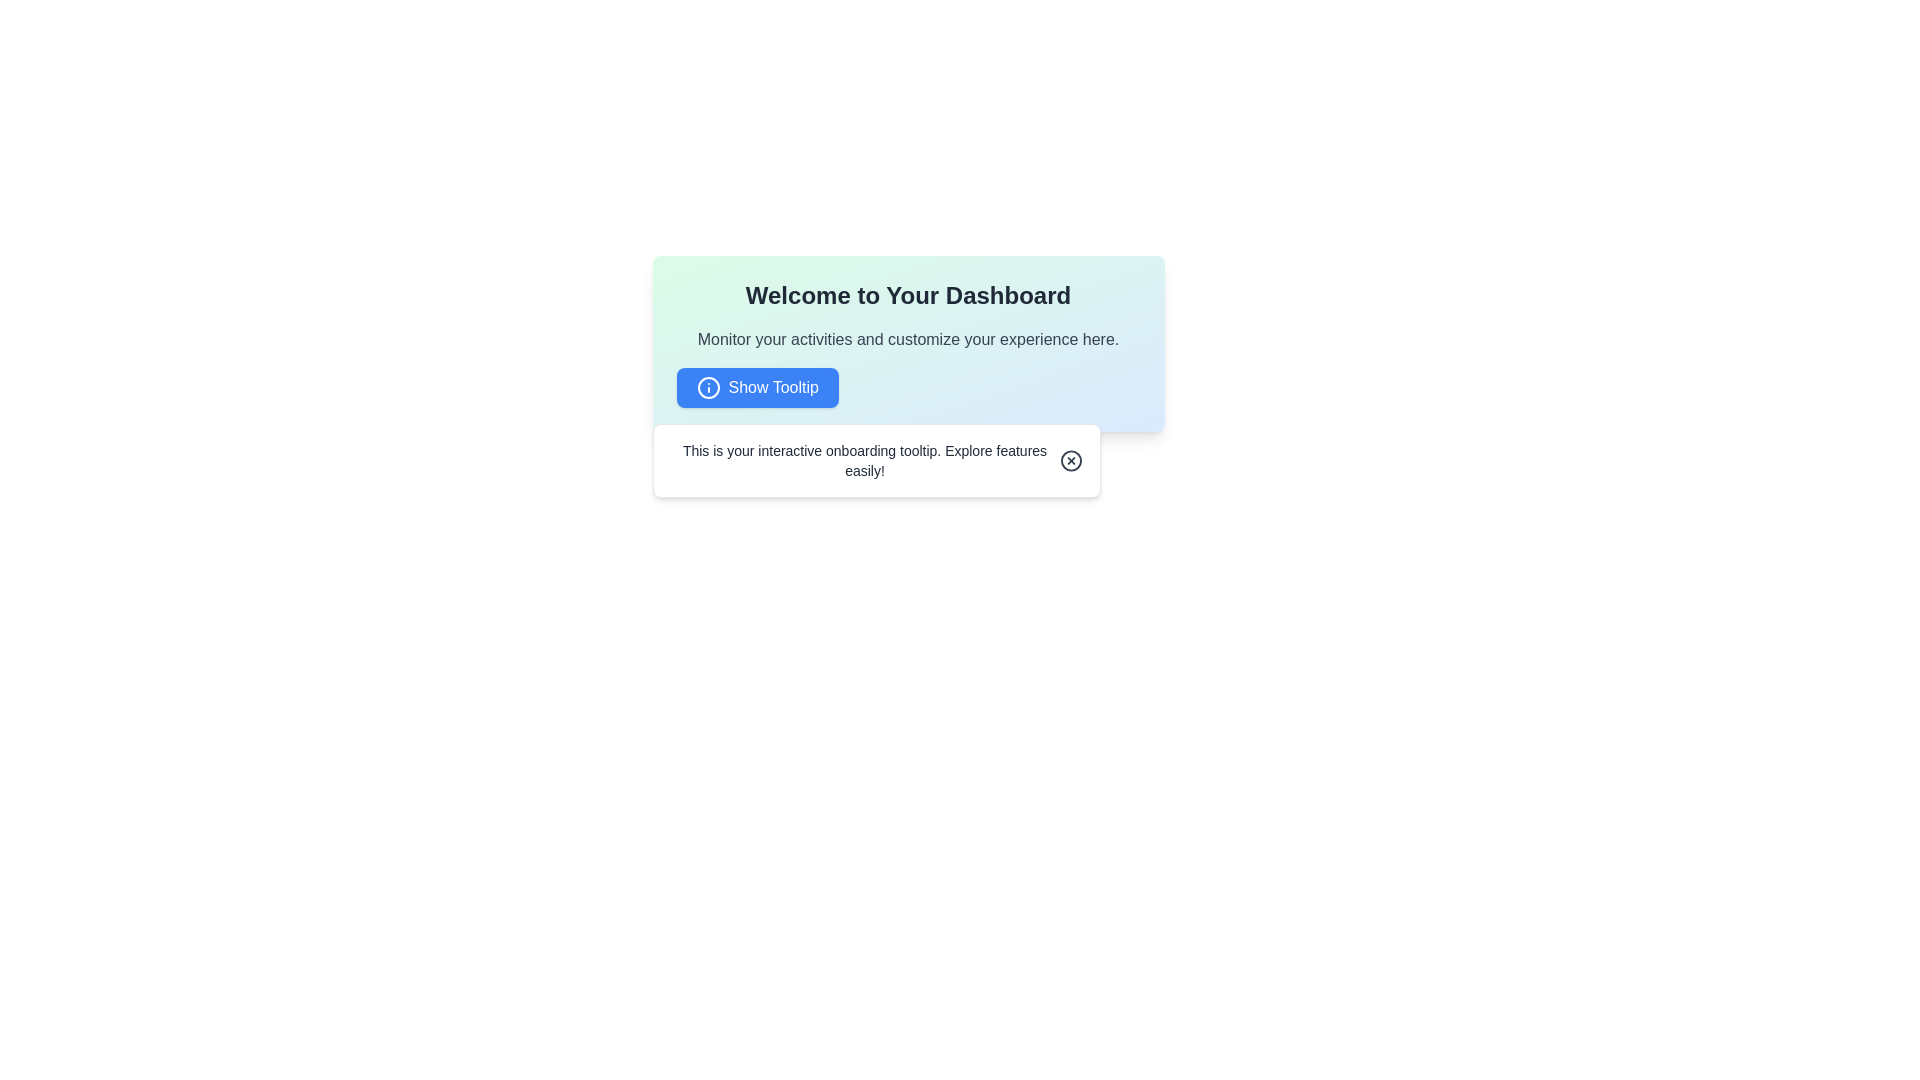  Describe the element at coordinates (907, 342) in the screenshot. I see `the centrally positioned Text Block with Explanation that provides context and instructions for the user, located above the secondary tooltip box and below the main heading 'Welcome to Your Dashboard'` at that location.